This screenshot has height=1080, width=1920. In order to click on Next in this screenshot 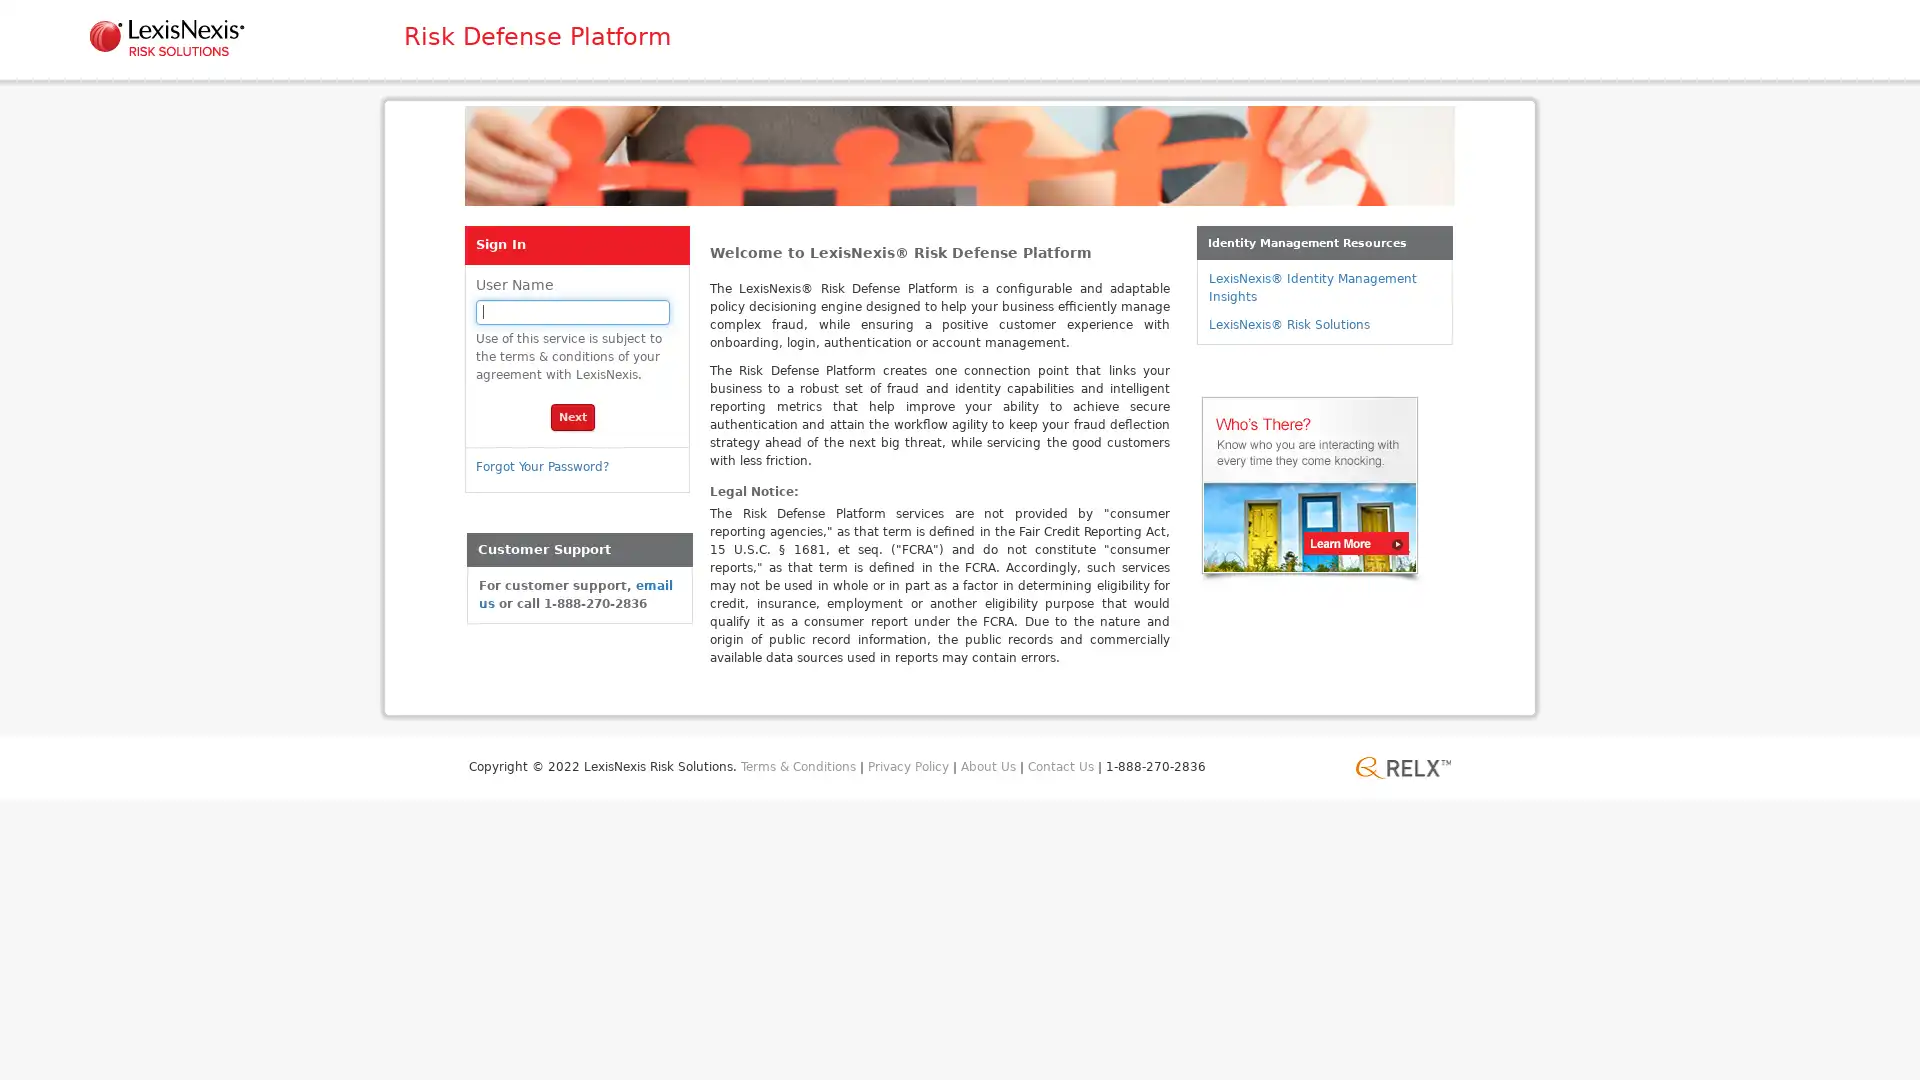, I will do `click(571, 415)`.